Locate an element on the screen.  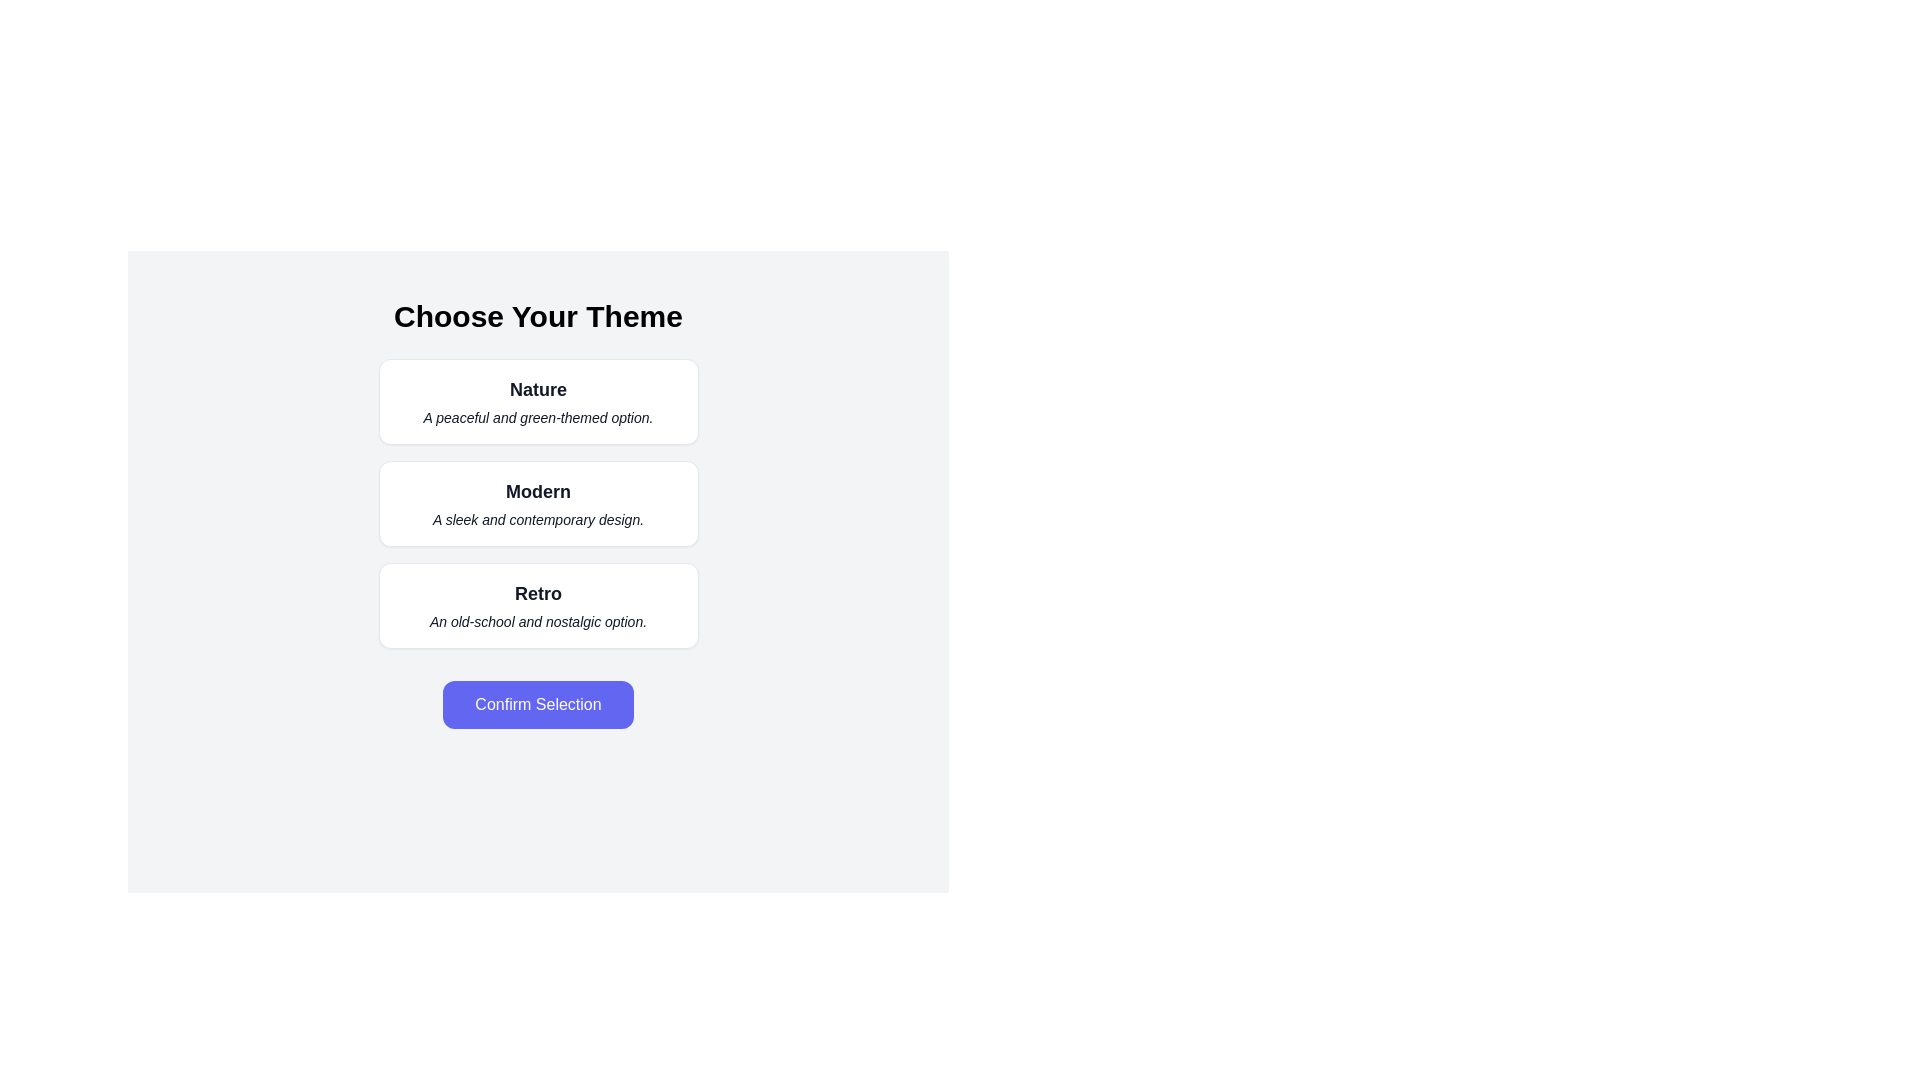
the text label displaying the title 'Retro', which is styled with a large, bold font and located in the third card from the top is located at coordinates (538, 593).